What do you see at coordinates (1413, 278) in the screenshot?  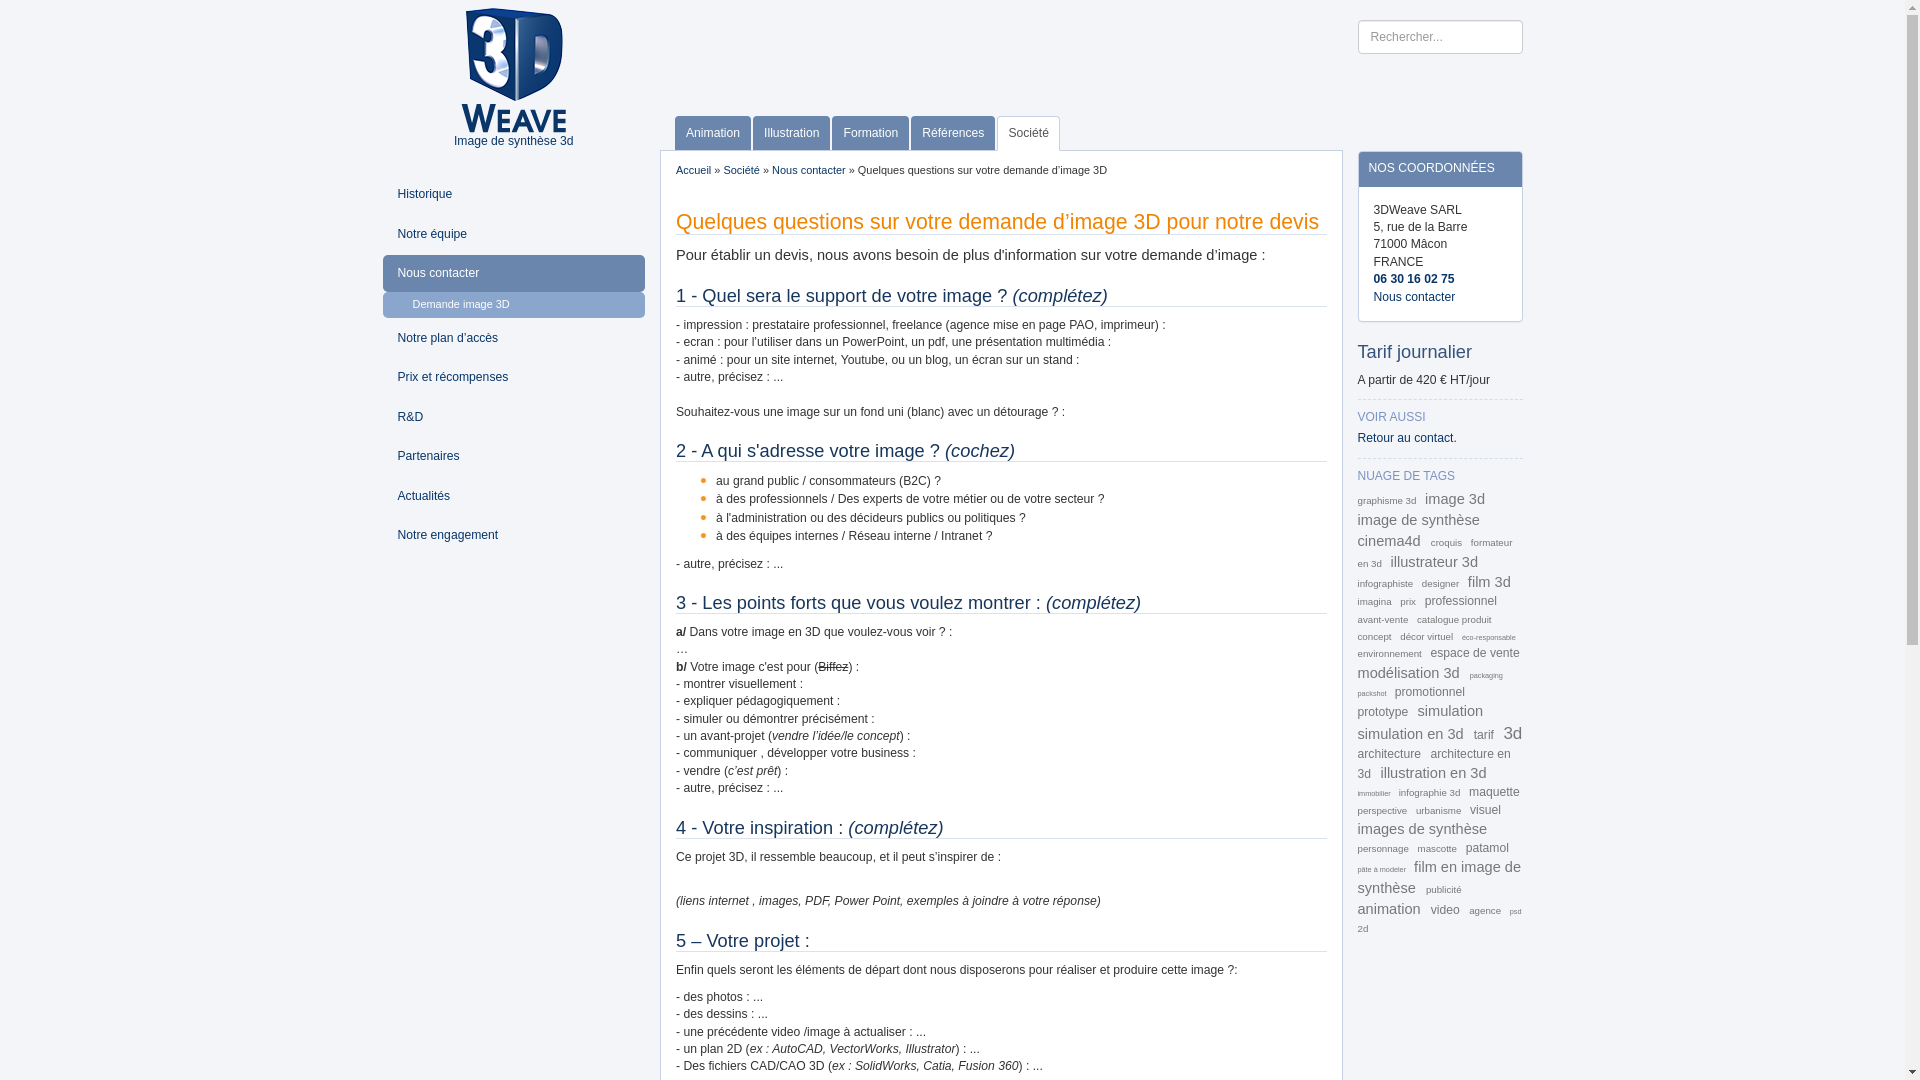 I see `'06 30 16 02 75'` at bounding box center [1413, 278].